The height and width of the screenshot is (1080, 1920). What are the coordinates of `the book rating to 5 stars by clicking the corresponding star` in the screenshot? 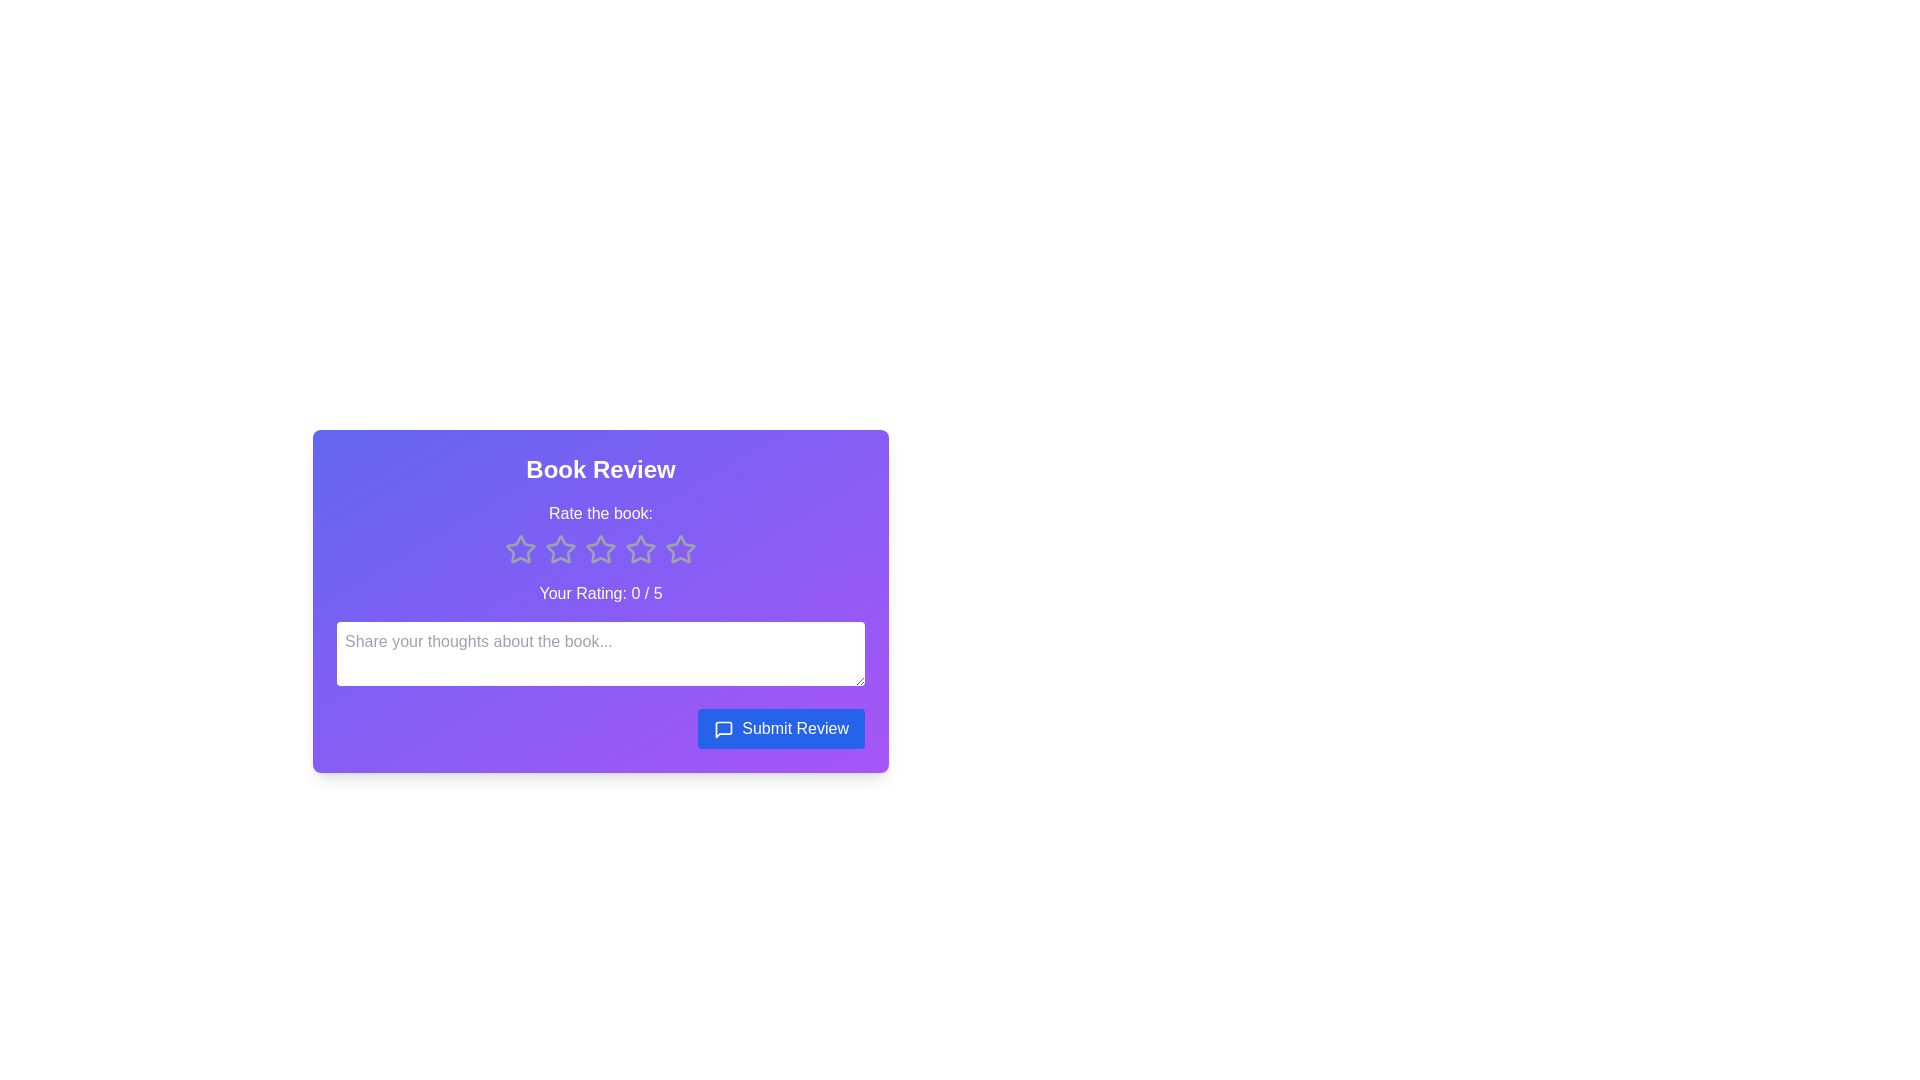 It's located at (681, 550).